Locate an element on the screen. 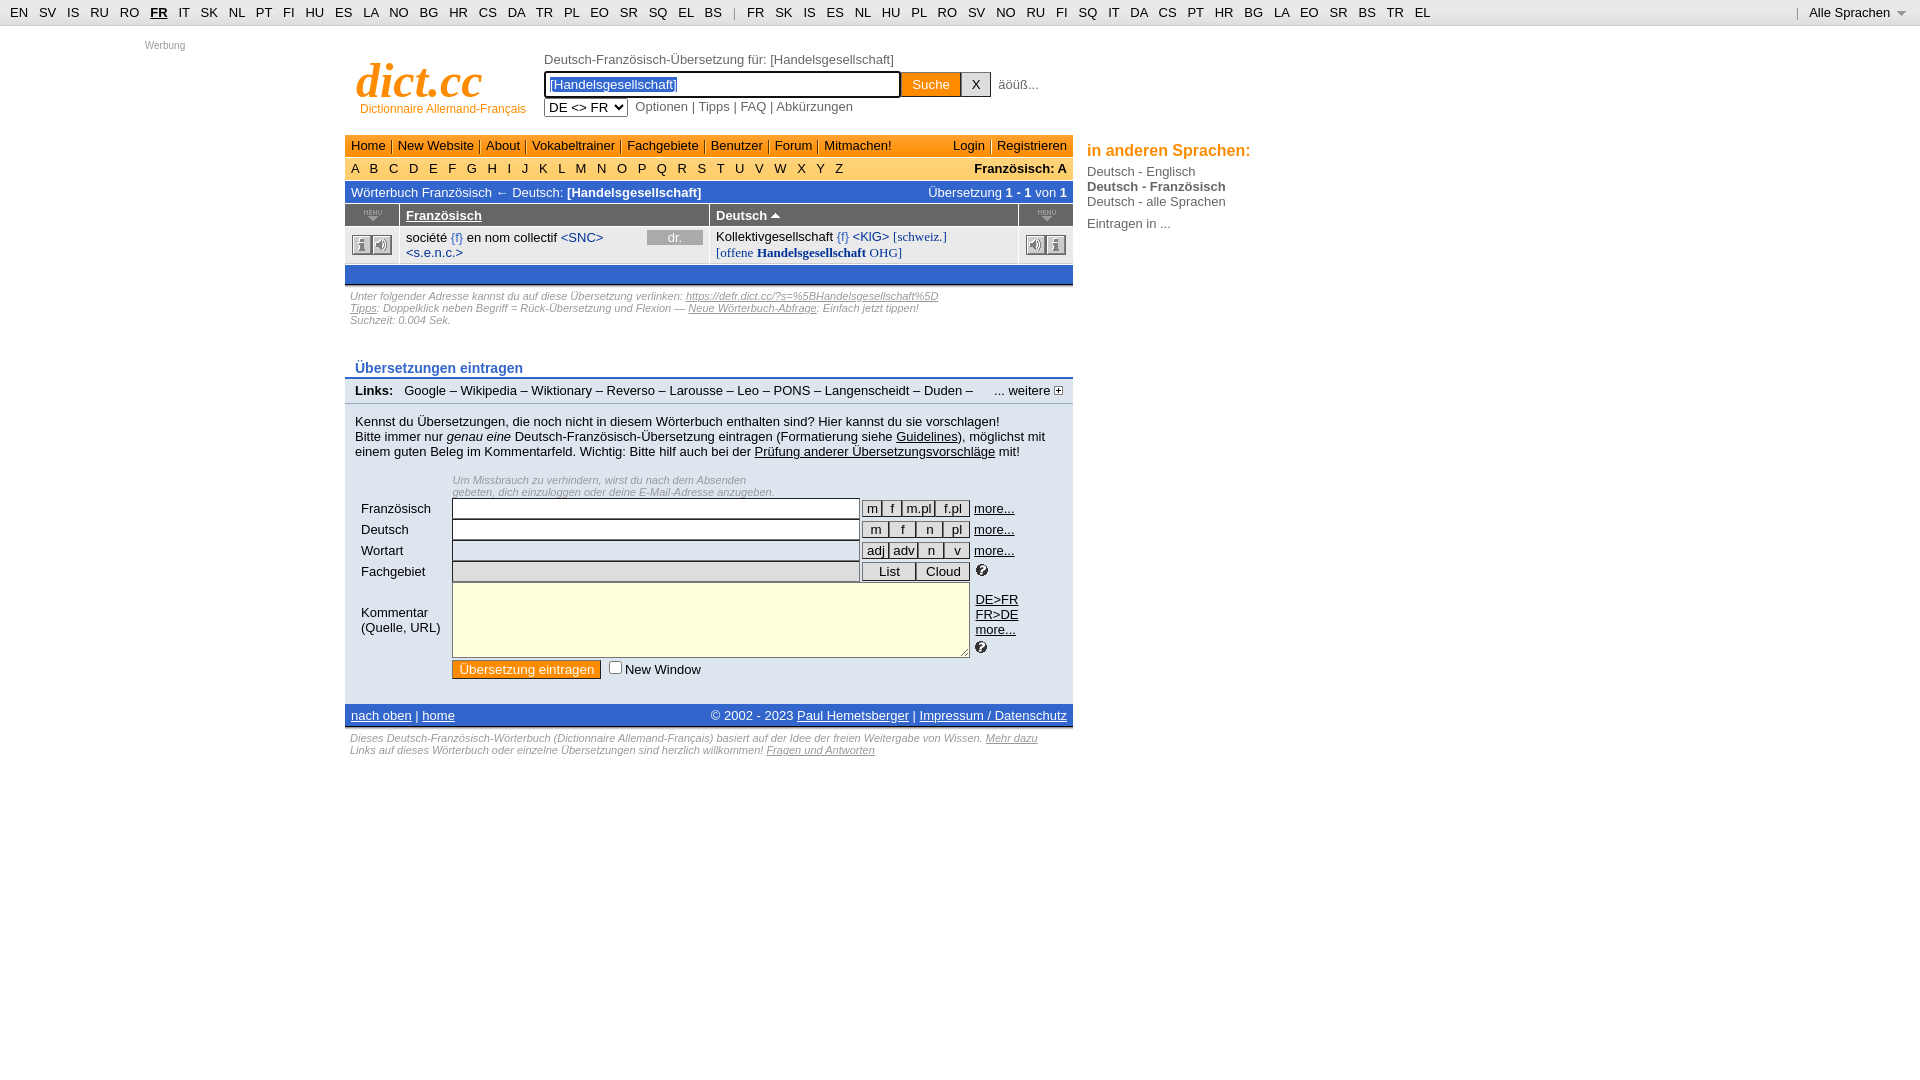 The image size is (1920, 1080). 'Eintragen in ...' is located at coordinates (1128, 223).